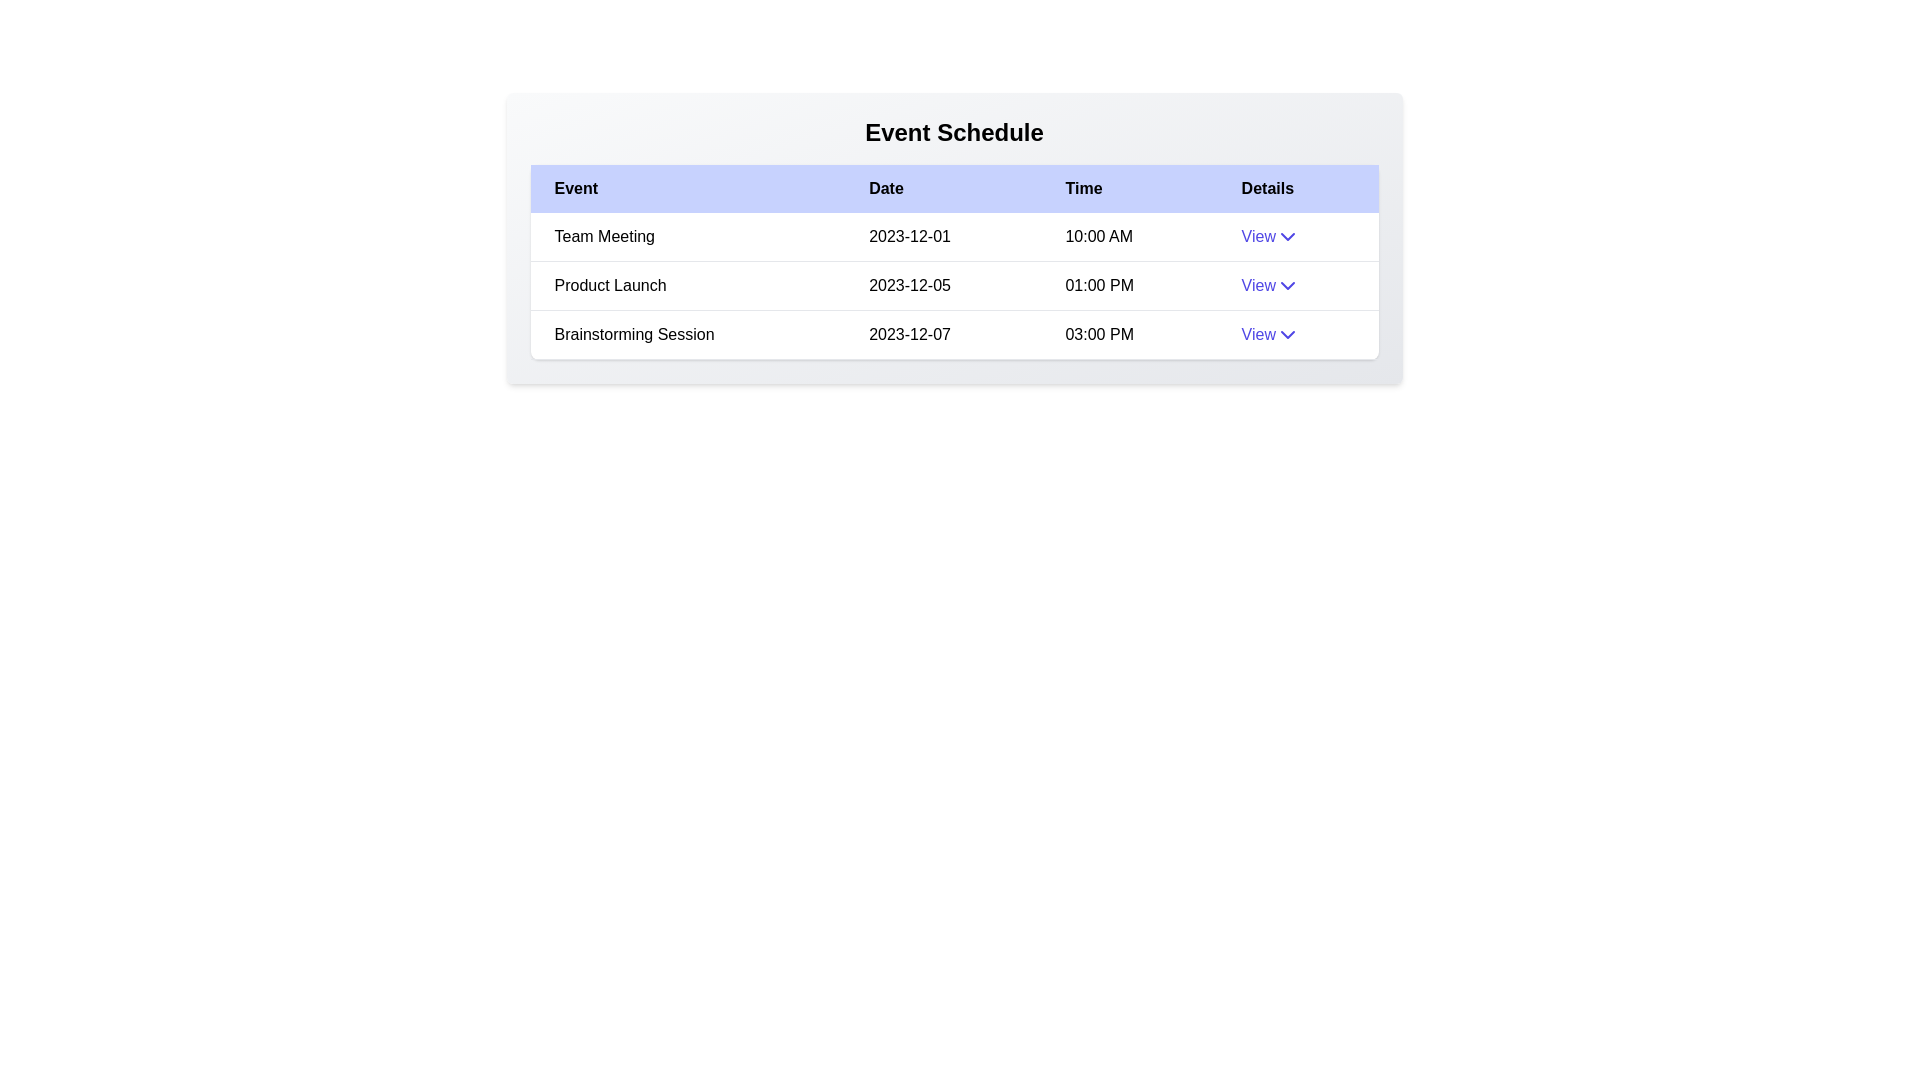  I want to click on the 'View' button to expand or collapse the details for the event Product Launch, so click(1269, 285).